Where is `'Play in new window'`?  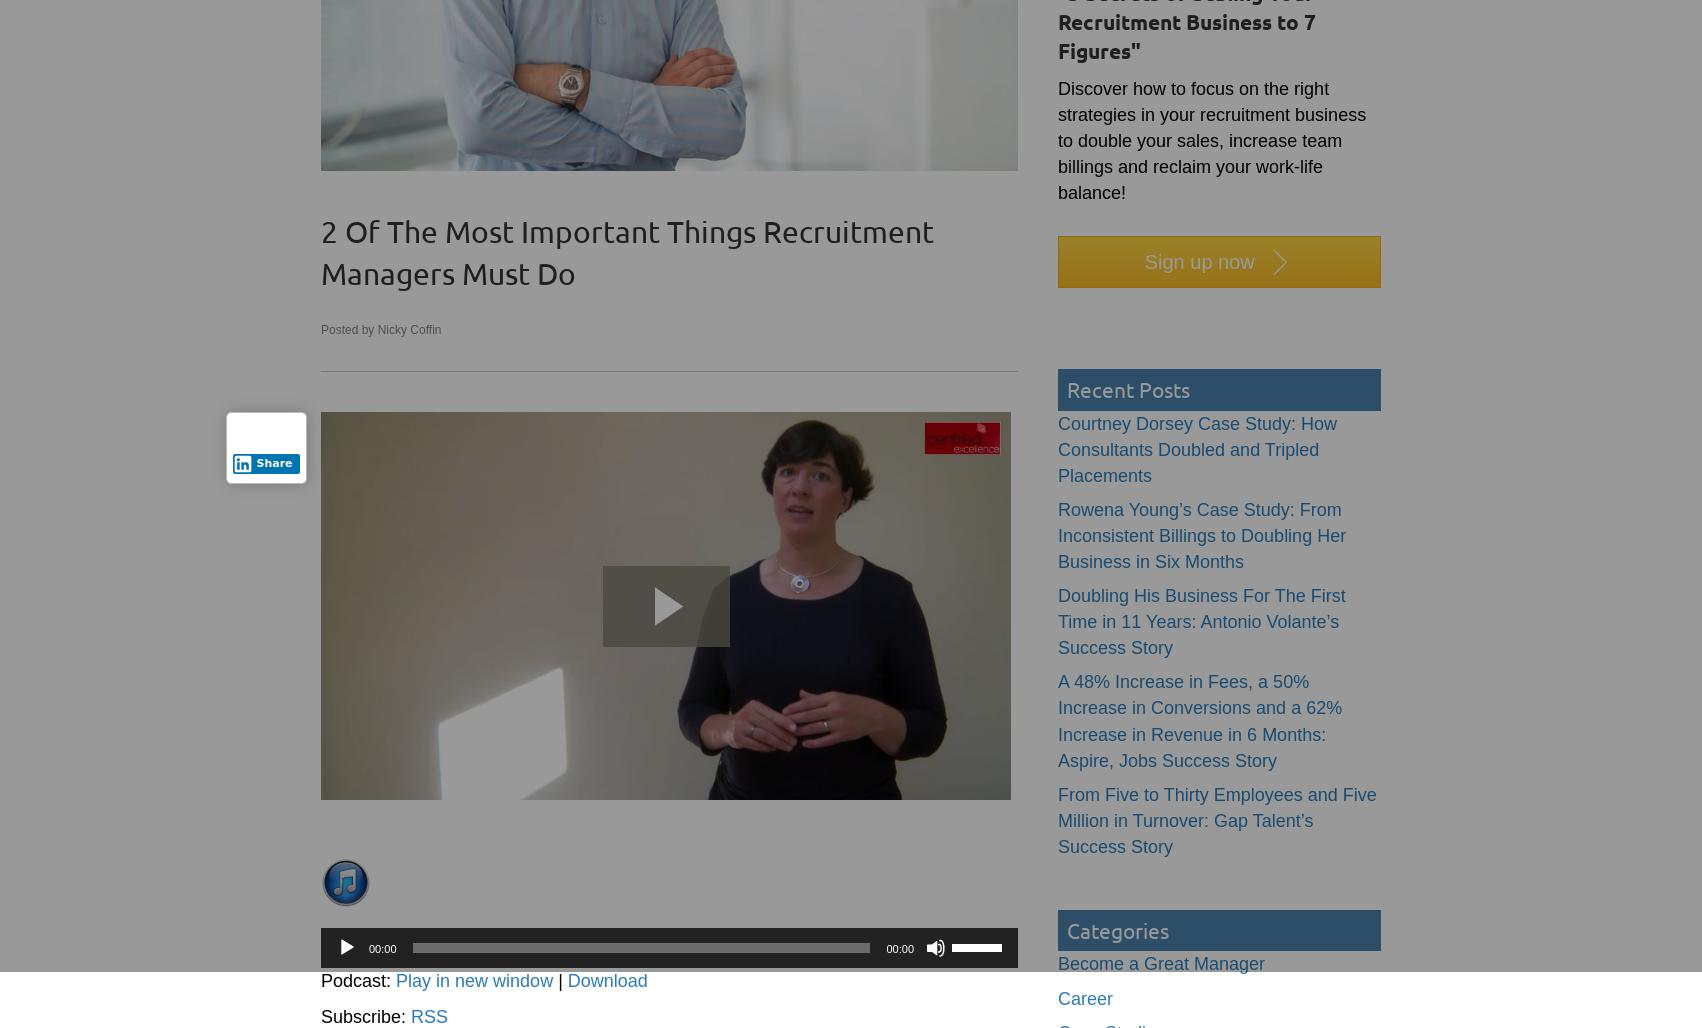 'Play in new window' is located at coordinates (473, 980).